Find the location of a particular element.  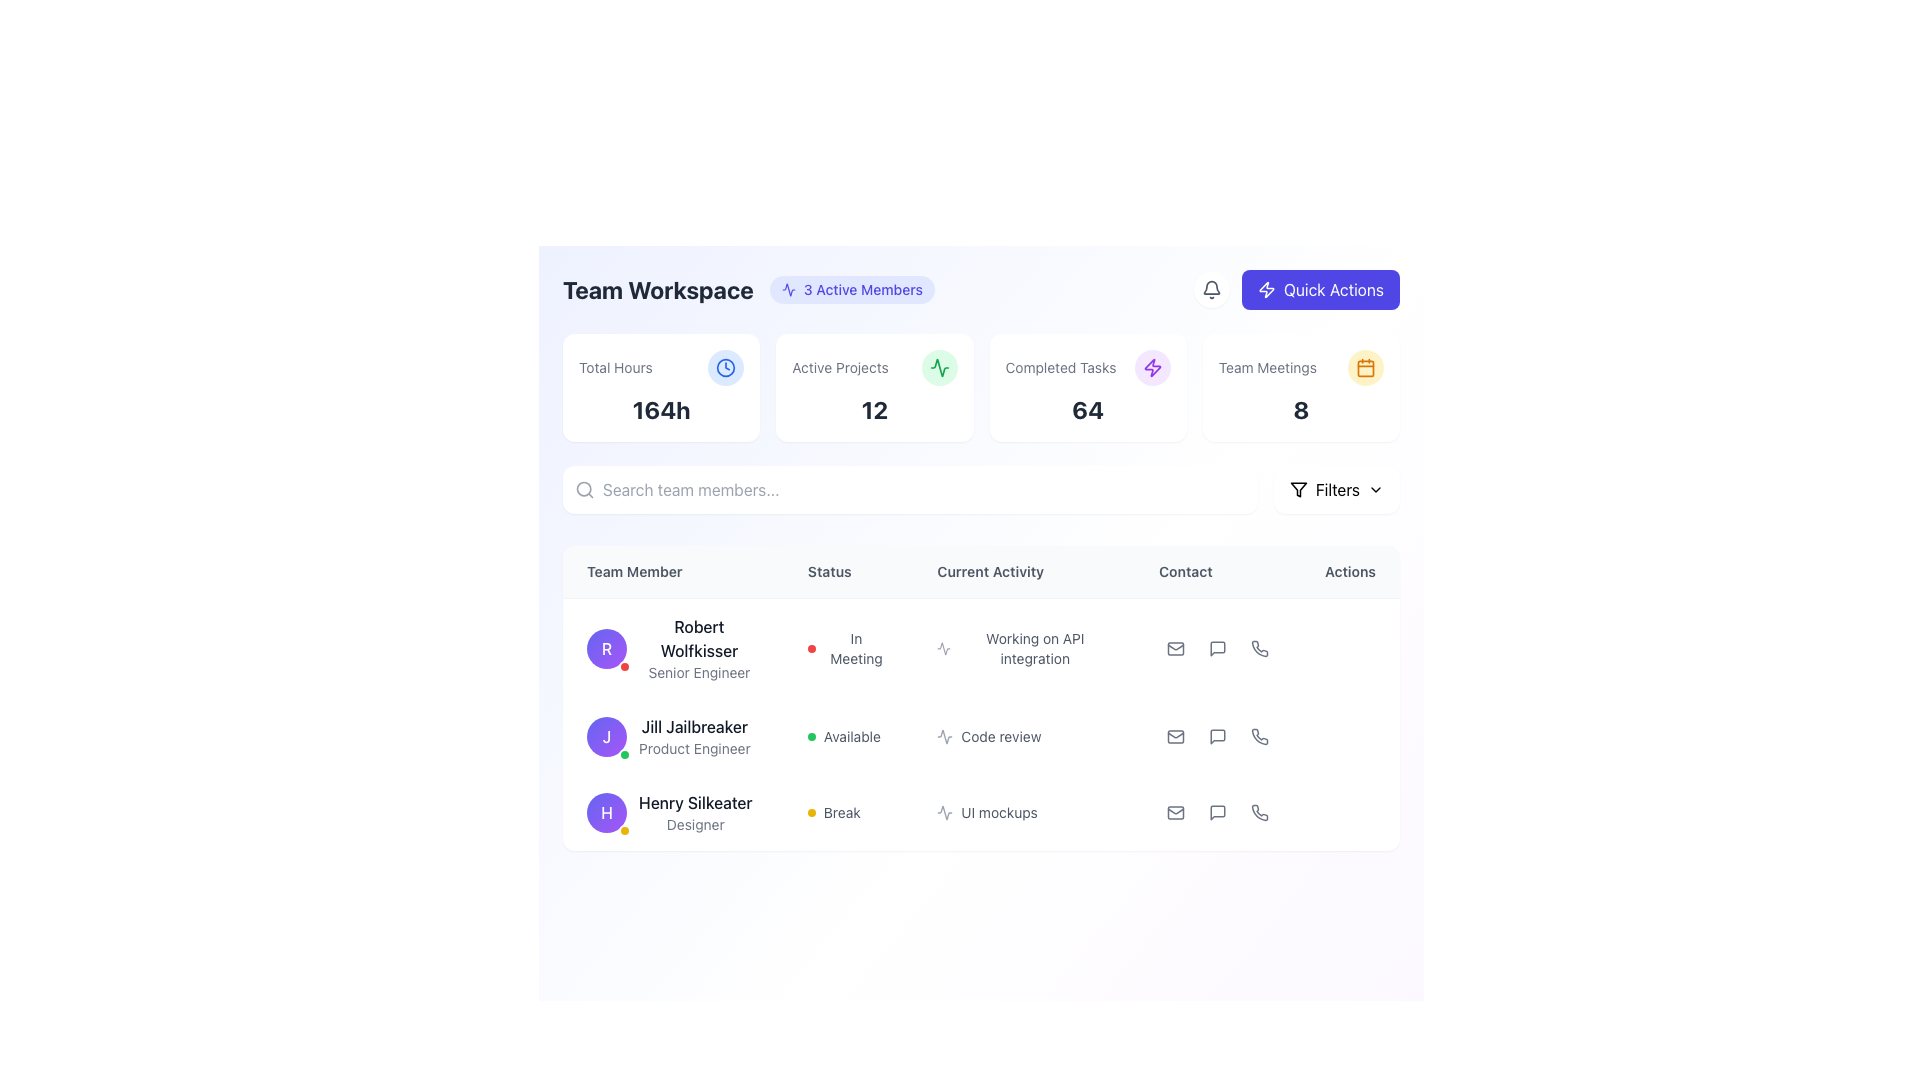

the Text Label displaying the name 'Henry Silkeater' and title 'Designer', which is located beneath the avatar icon in the third row of the 'Team Member' column is located at coordinates (695, 813).